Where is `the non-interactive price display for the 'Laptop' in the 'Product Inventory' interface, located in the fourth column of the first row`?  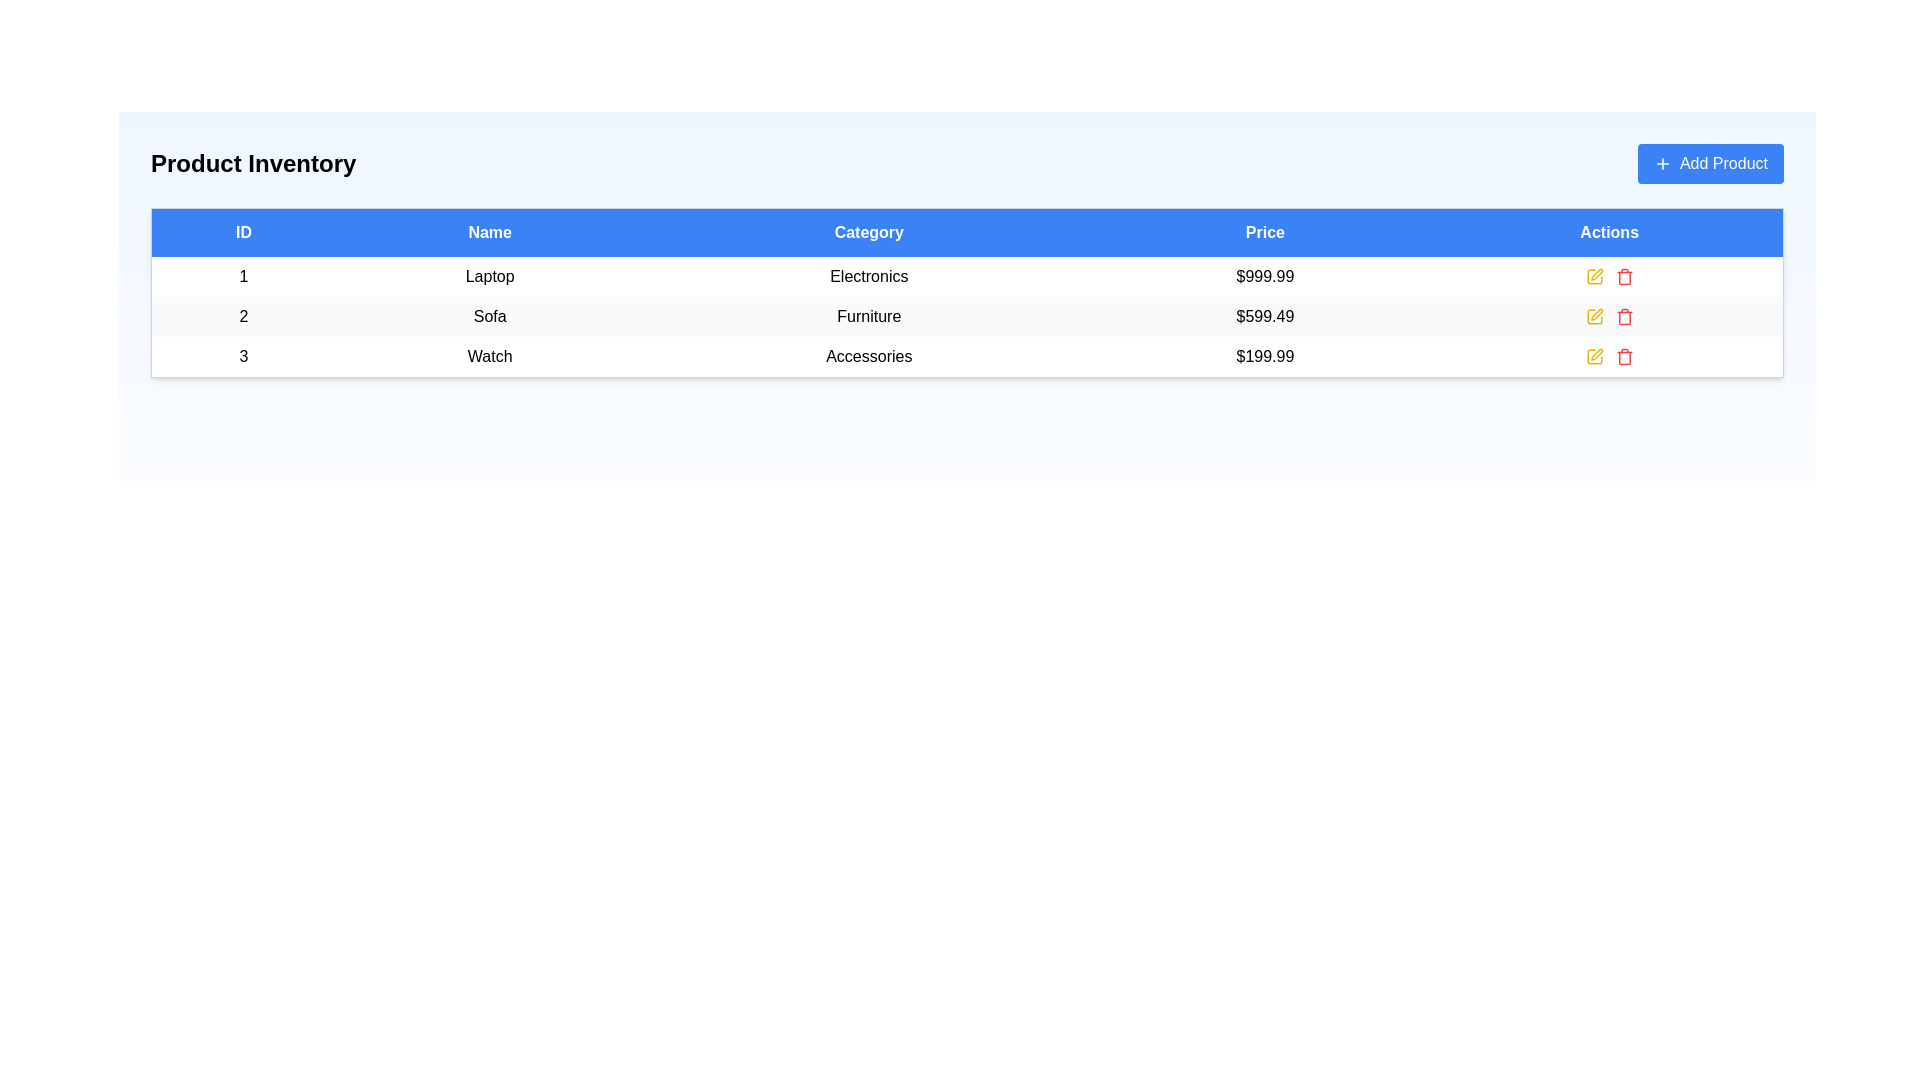 the non-interactive price display for the 'Laptop' in the 'Product Inventory' interface, located in the fourth column of the first row is located at coordinates (1264, 277).